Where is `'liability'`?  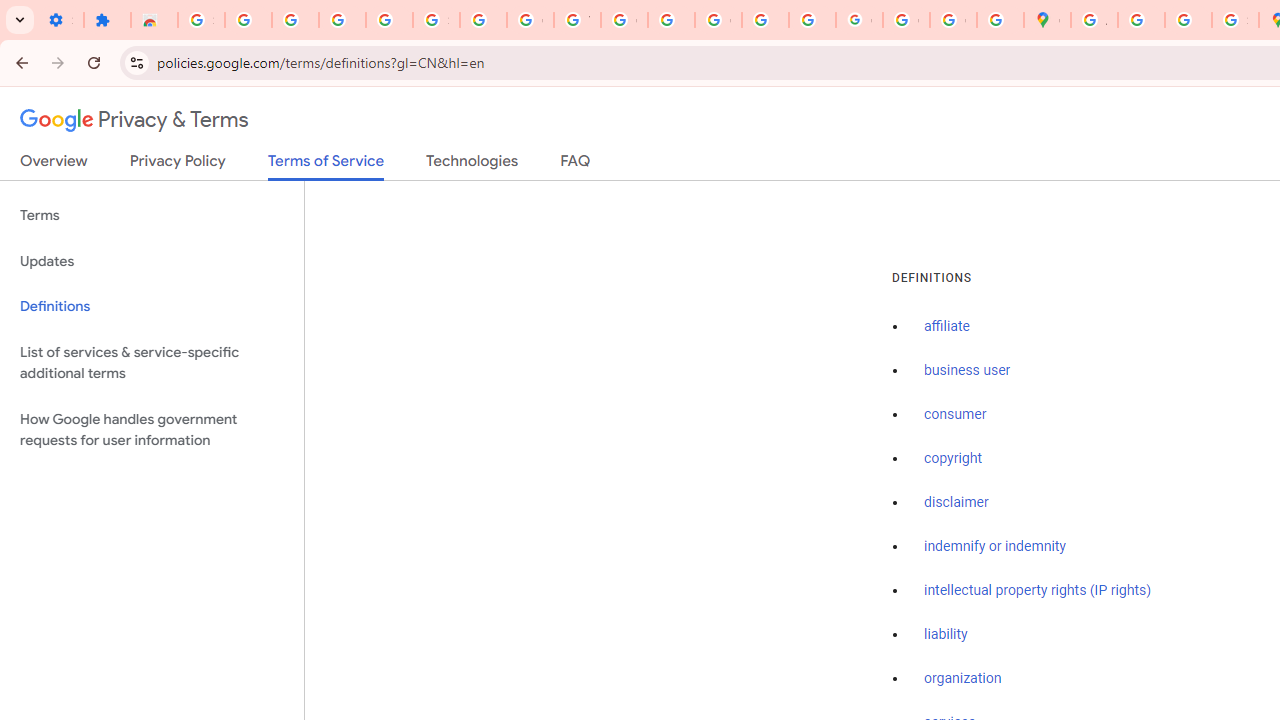 'liability' is located at coordinates (944, 634).